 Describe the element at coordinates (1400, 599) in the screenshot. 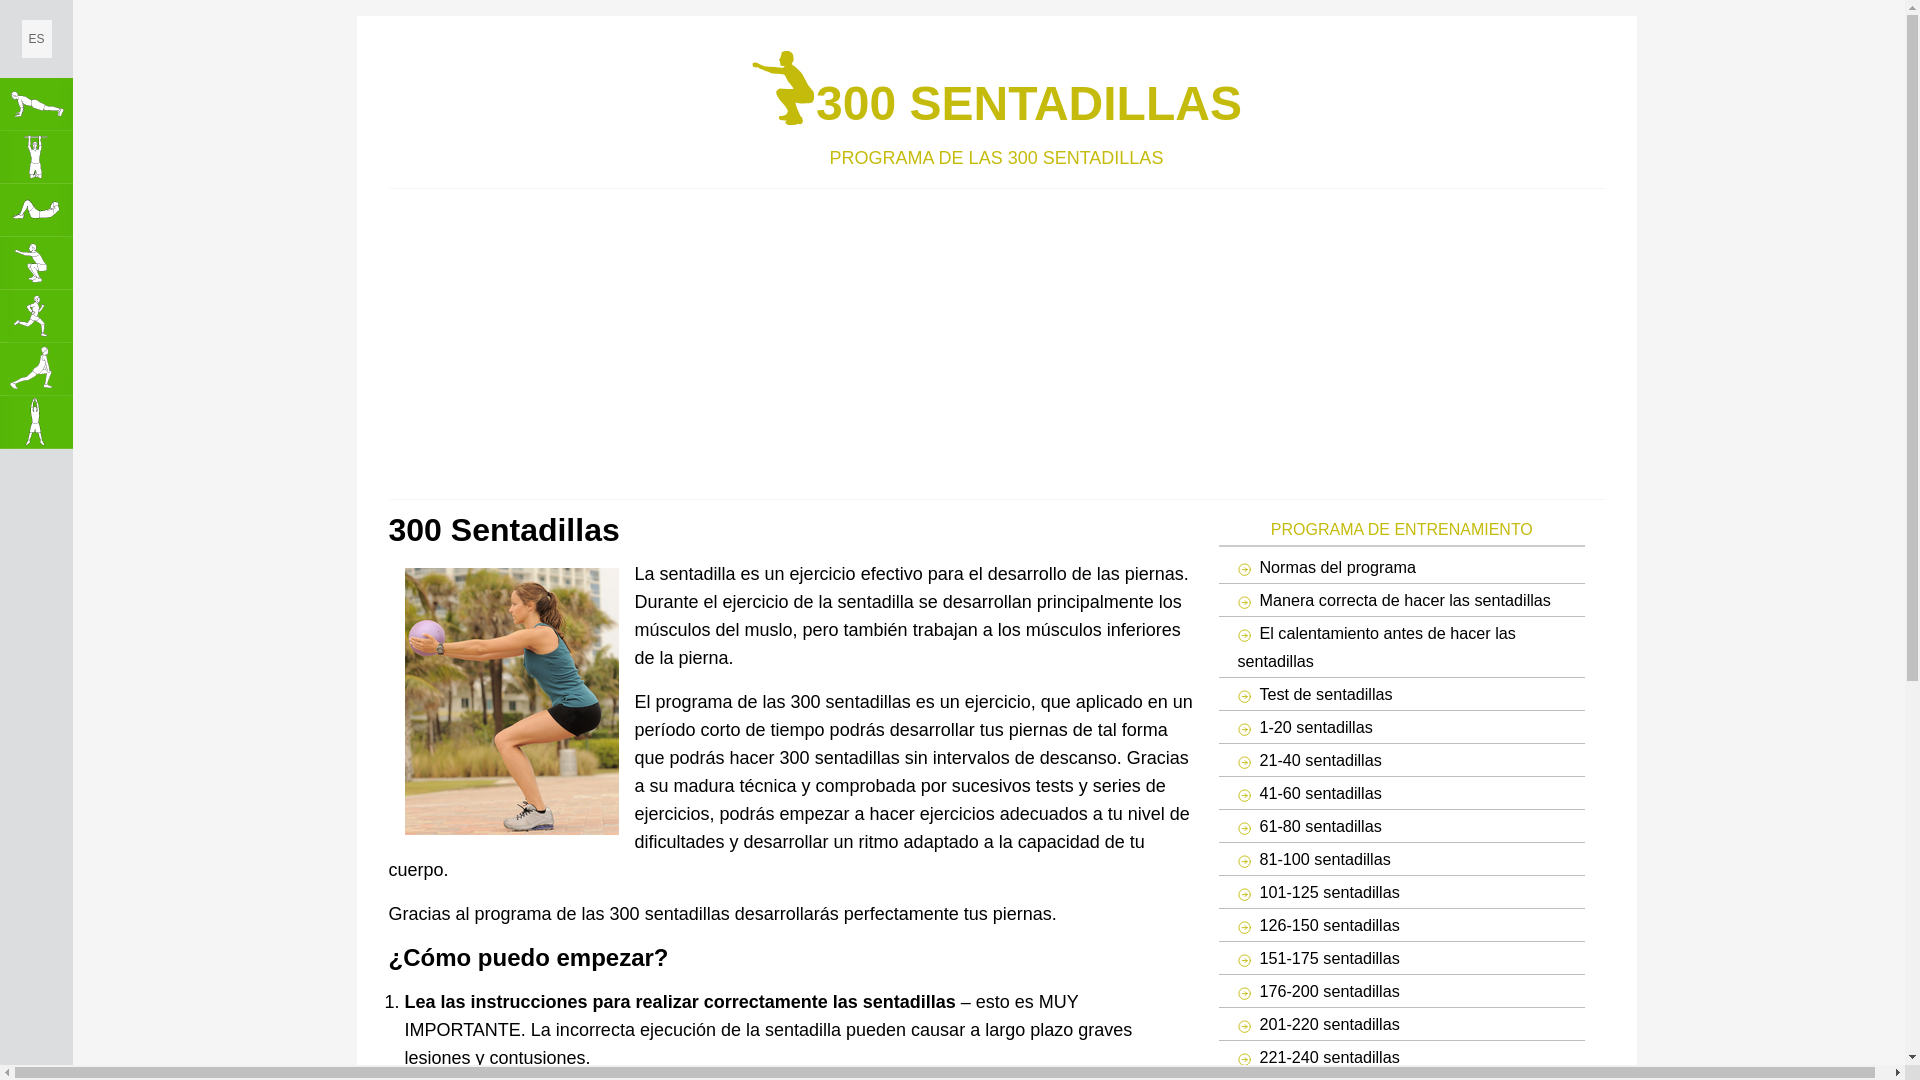

I see `'Manera correcta de hacer las sentadillas'` at that location.